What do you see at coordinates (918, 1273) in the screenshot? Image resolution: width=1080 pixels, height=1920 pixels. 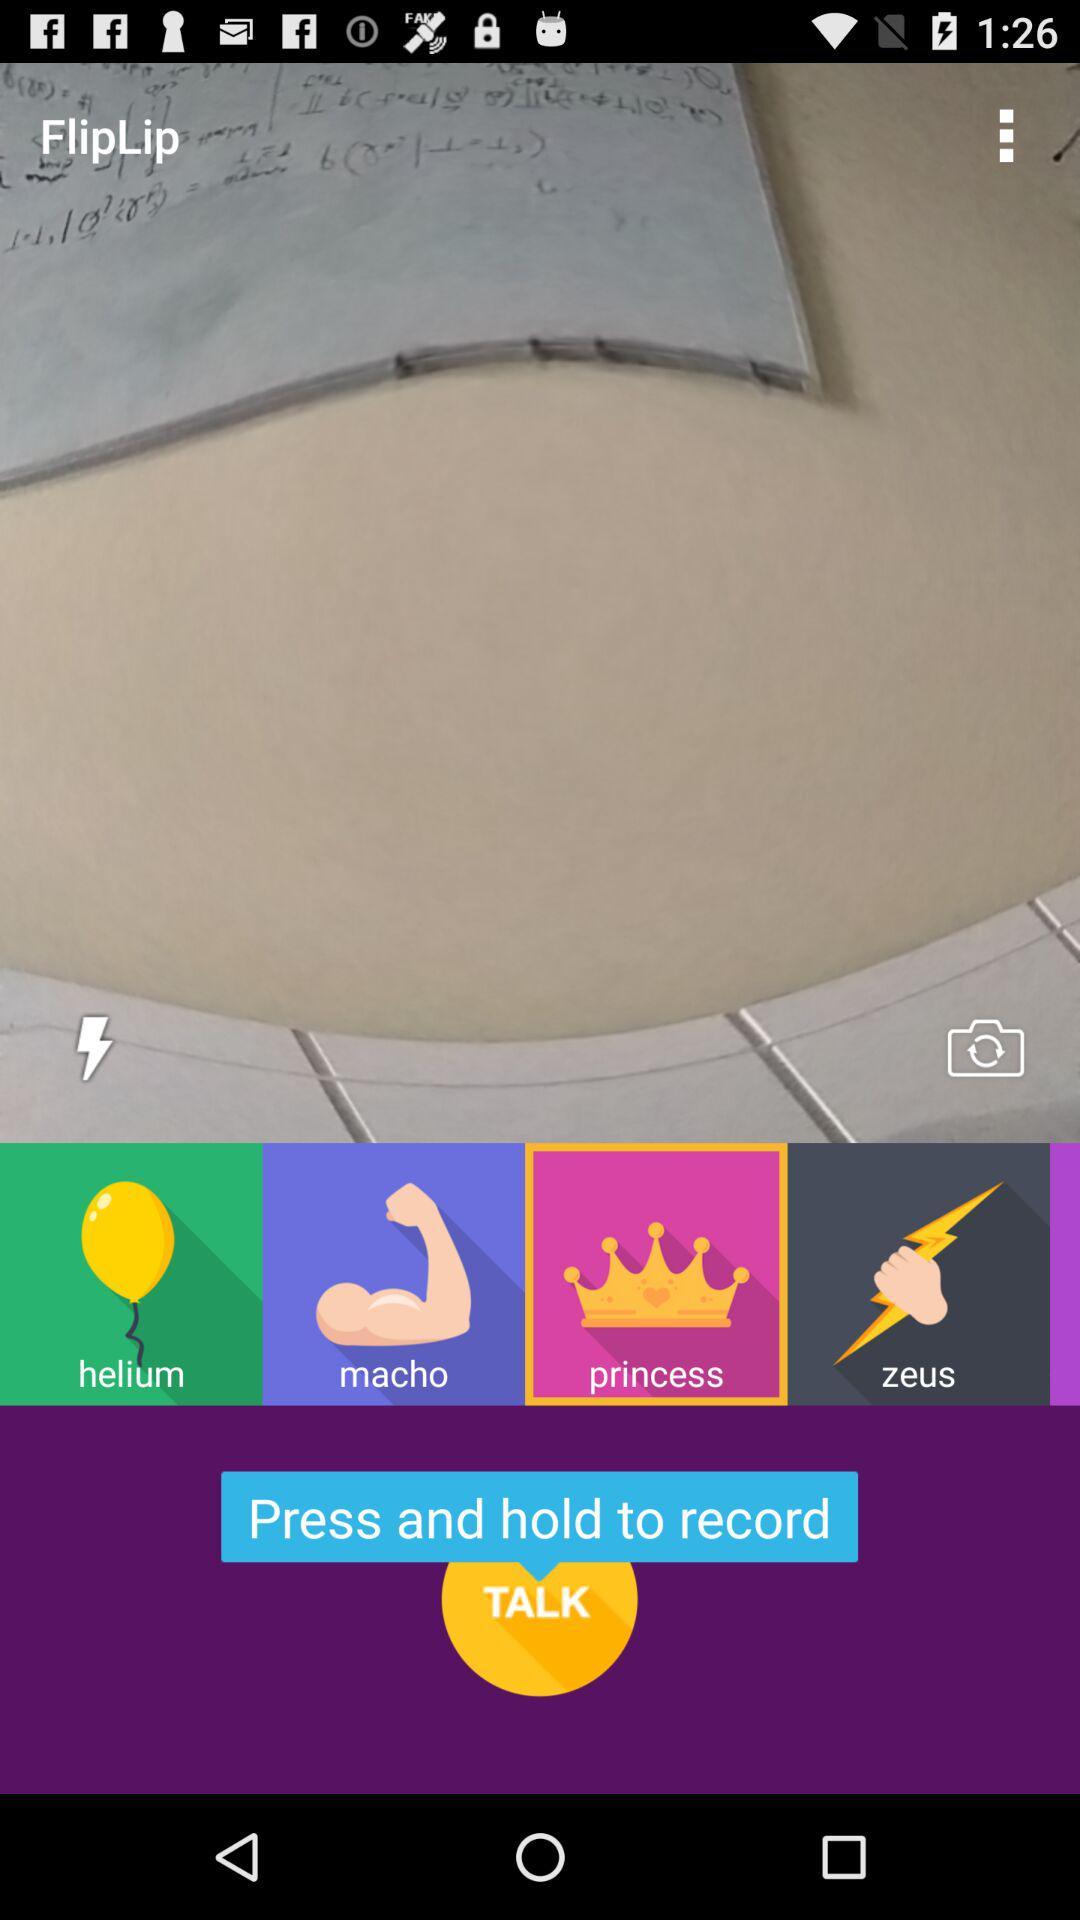 I see `item to the left of wacko` at bounding box center [918, 1273].